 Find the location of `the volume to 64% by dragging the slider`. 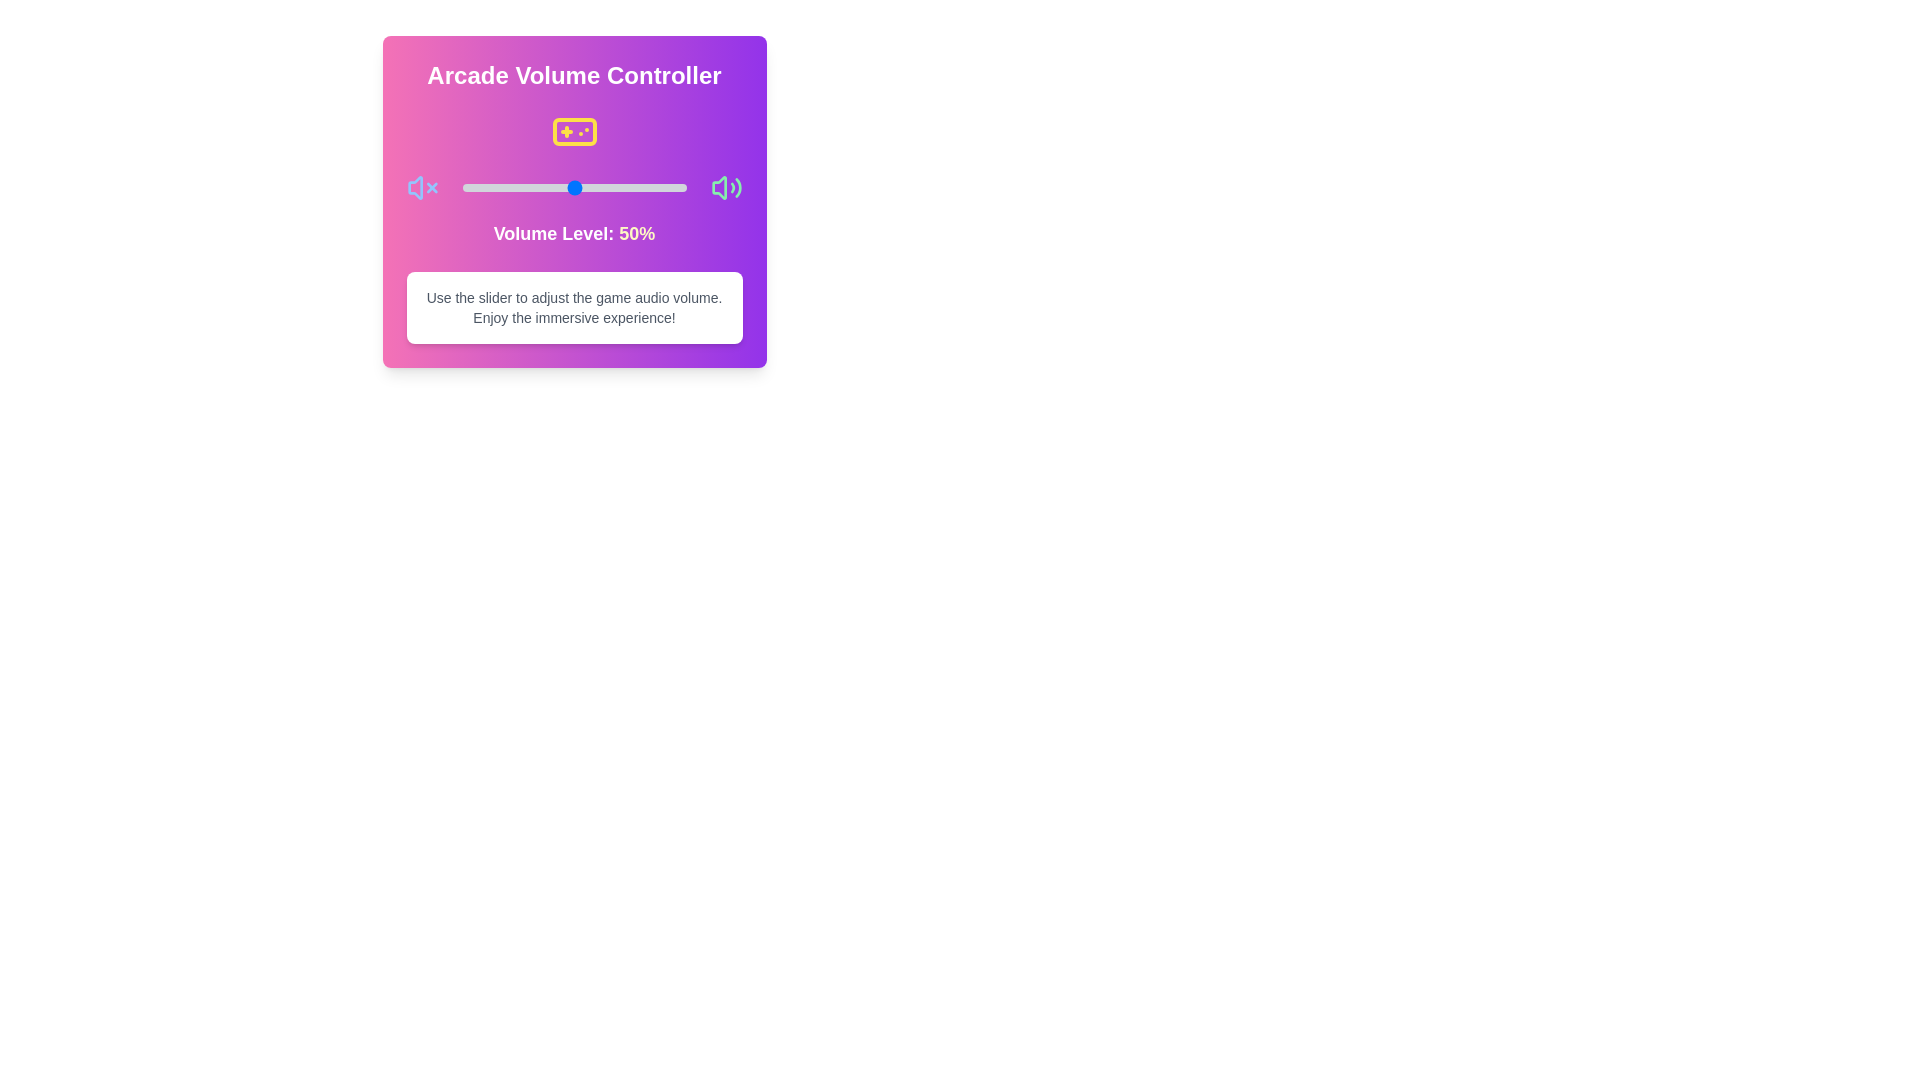

the volume to 64% by dragging the slider is located at coordinates (604, 188).